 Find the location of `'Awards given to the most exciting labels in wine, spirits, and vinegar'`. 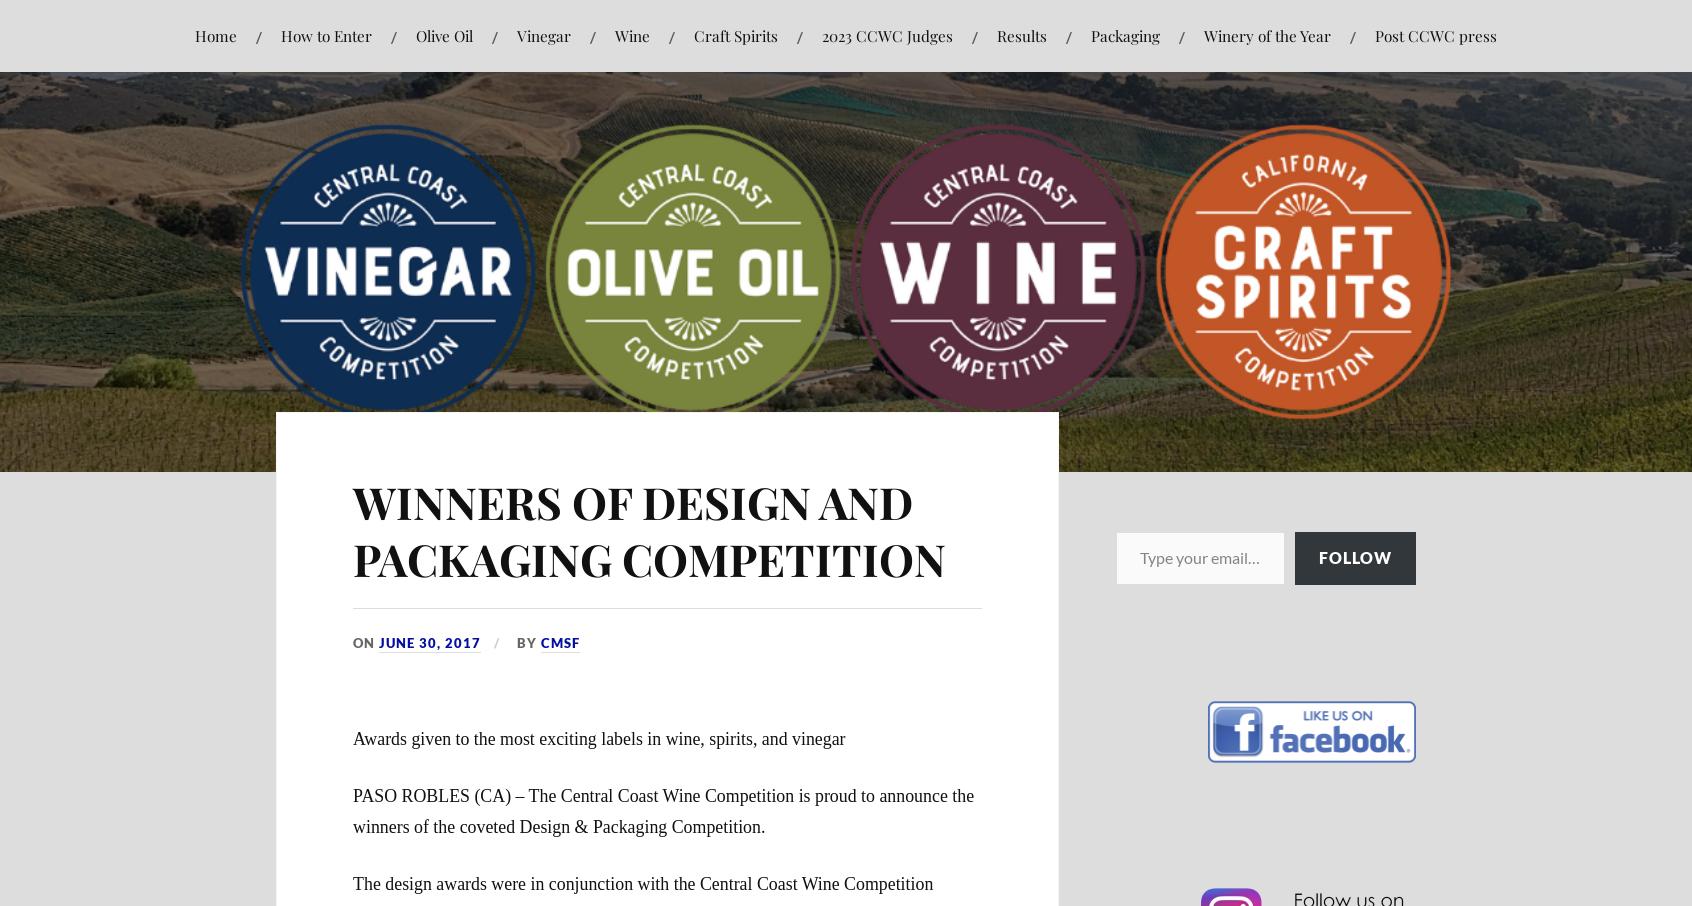

'Awards given to the most exciting labels in wine, spirits, and vinegar' is located at coordinates (597, 738).